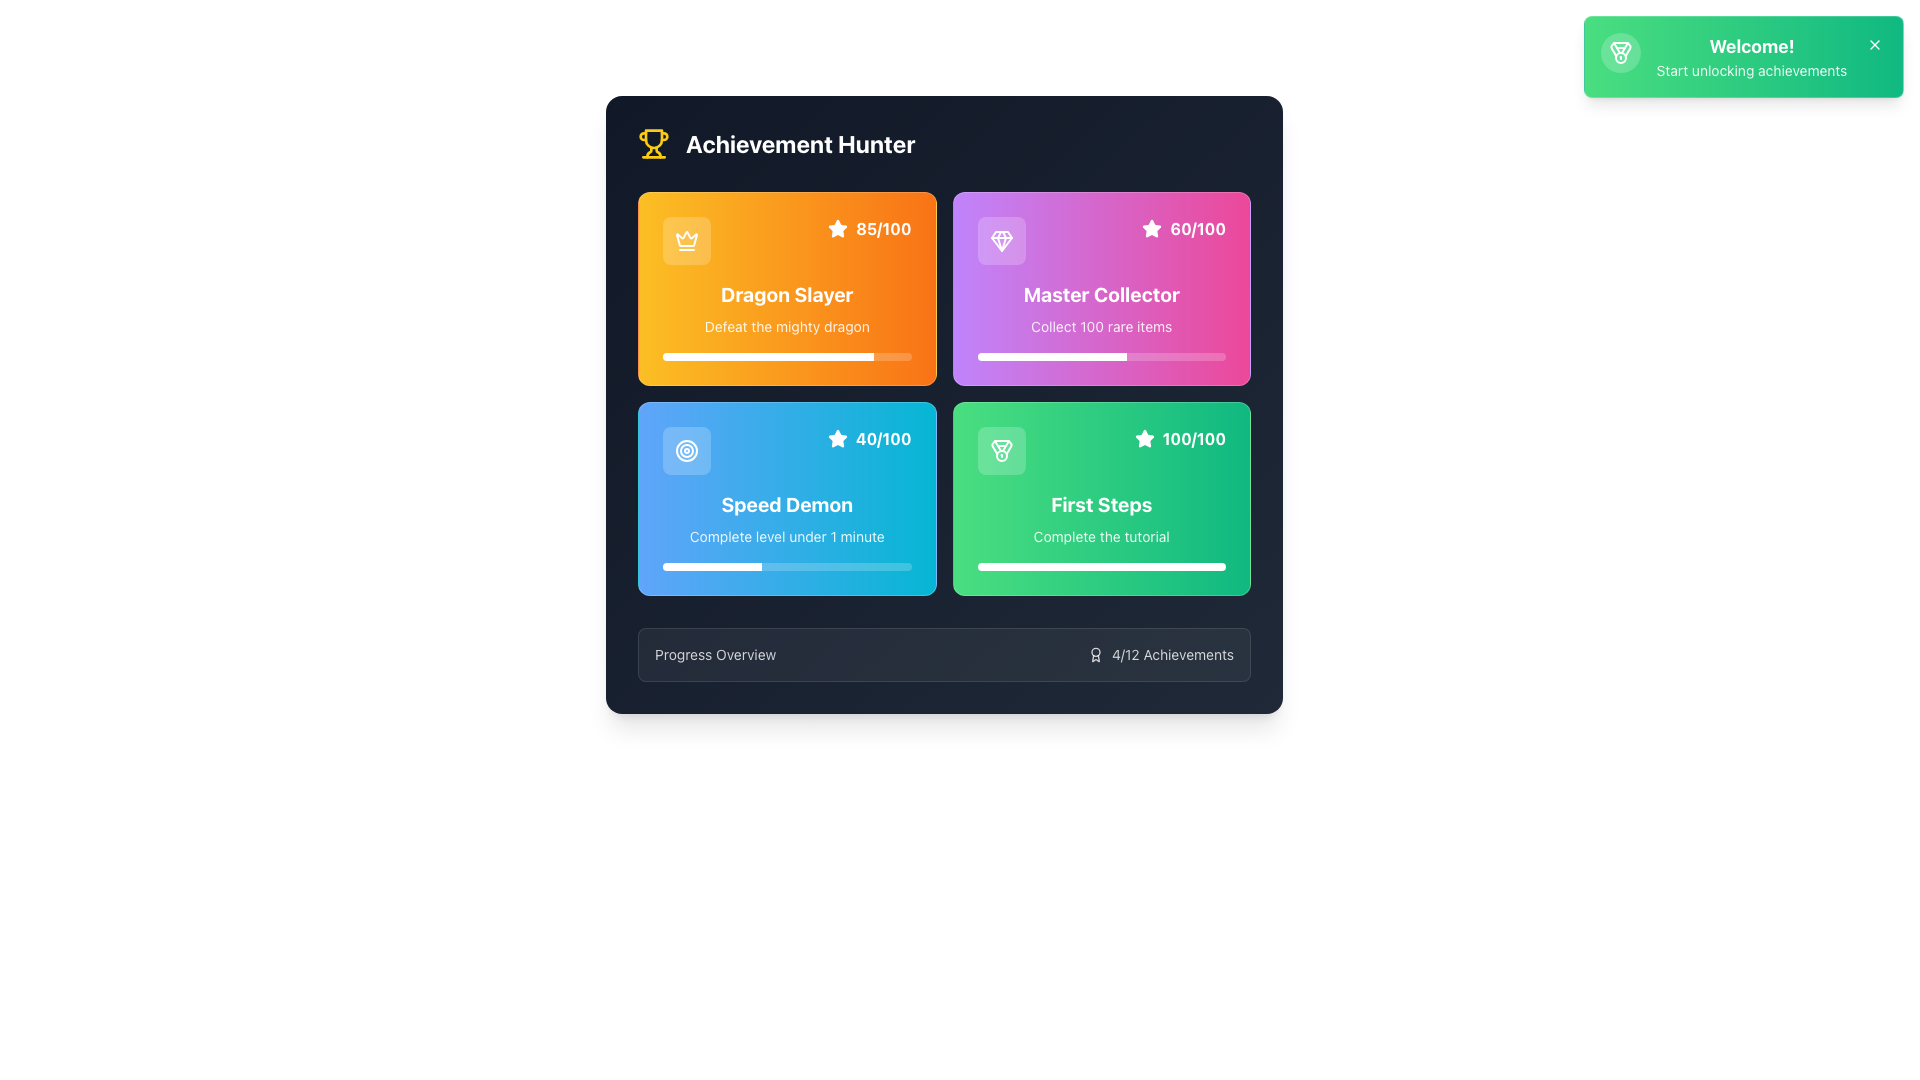 The height and width of the screenshot is (1080, 1920). What do you see at coordinates (1001, 239) in the screenshot?
I see `the gem icon located in the upper-right quadrant of the 'Master Collector' card with a progress score of '60/100'` at bounding box center [1001, 239].